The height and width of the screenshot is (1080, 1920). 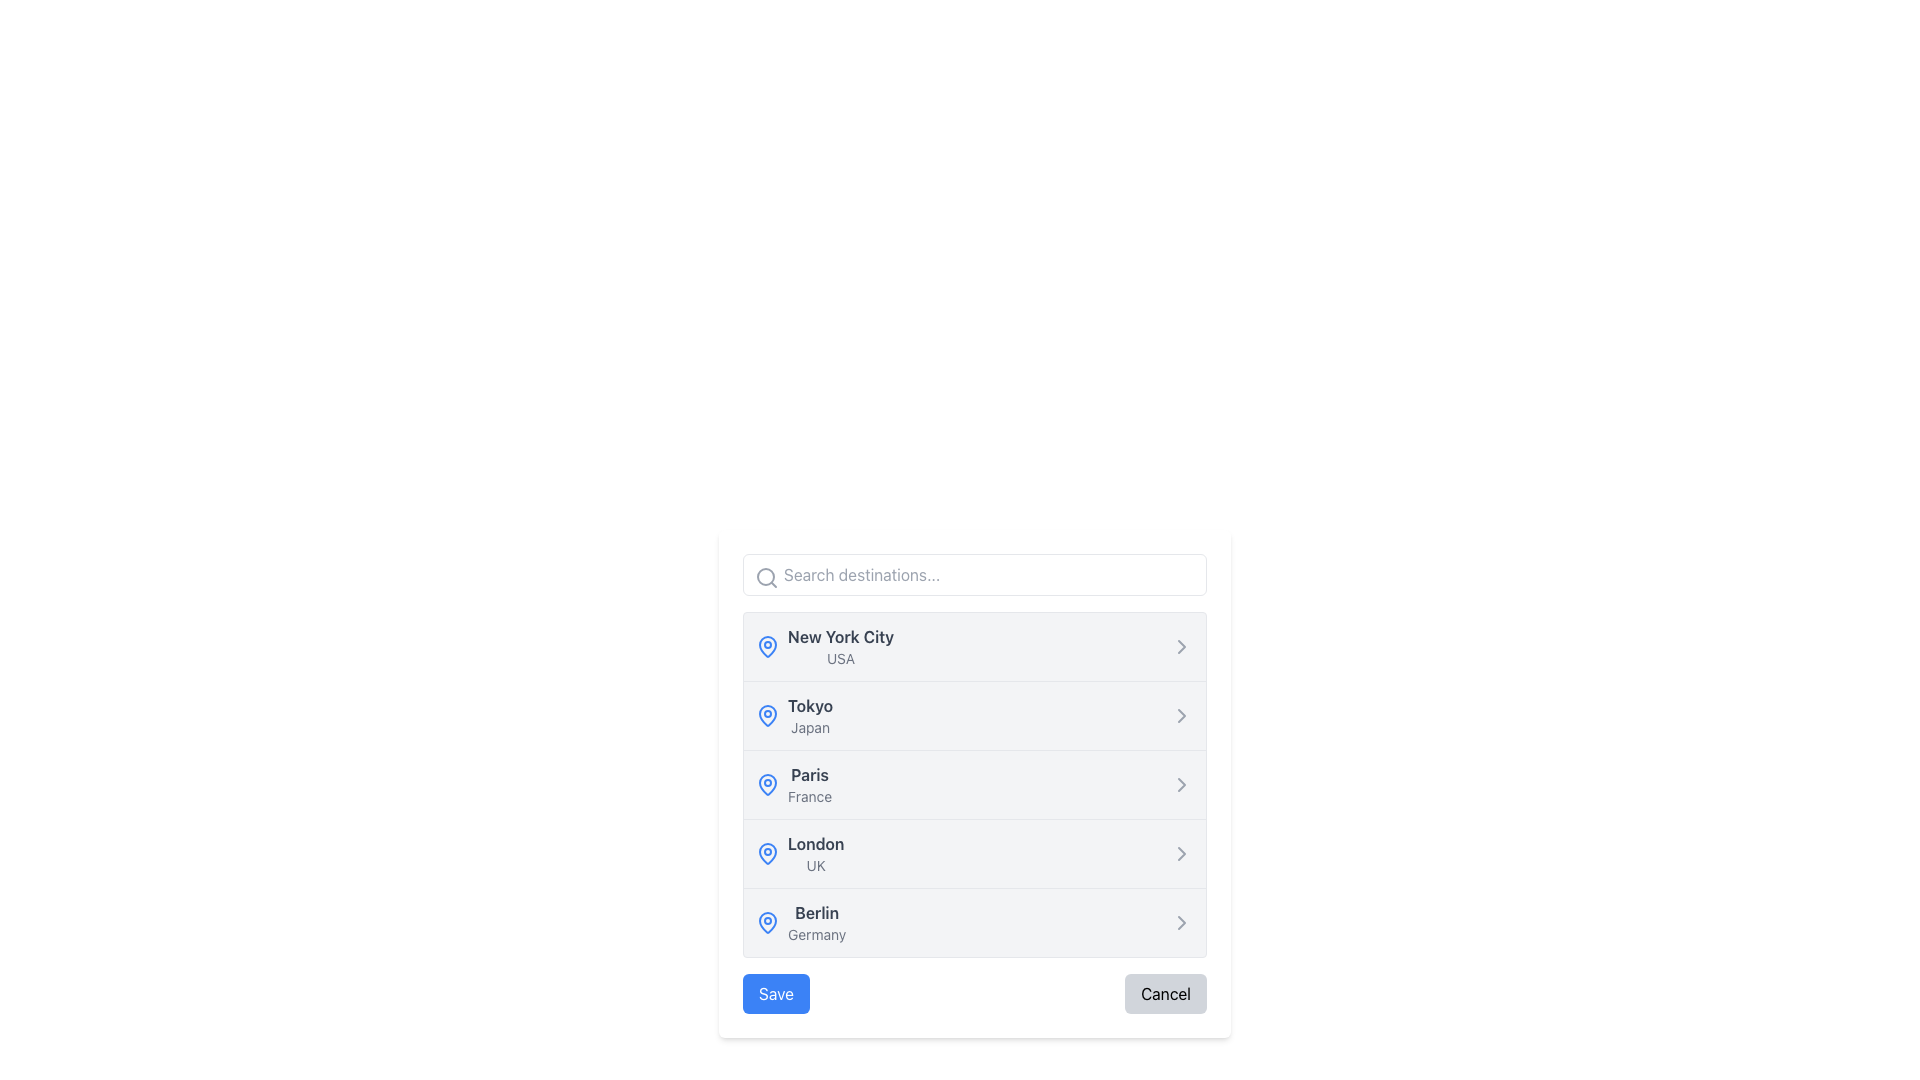 What do you see at coordinates (825, 647) in the screenshot?
I see `the List Item displaying 'New York City' with a location pin icon` at bounding box center [825, 647].